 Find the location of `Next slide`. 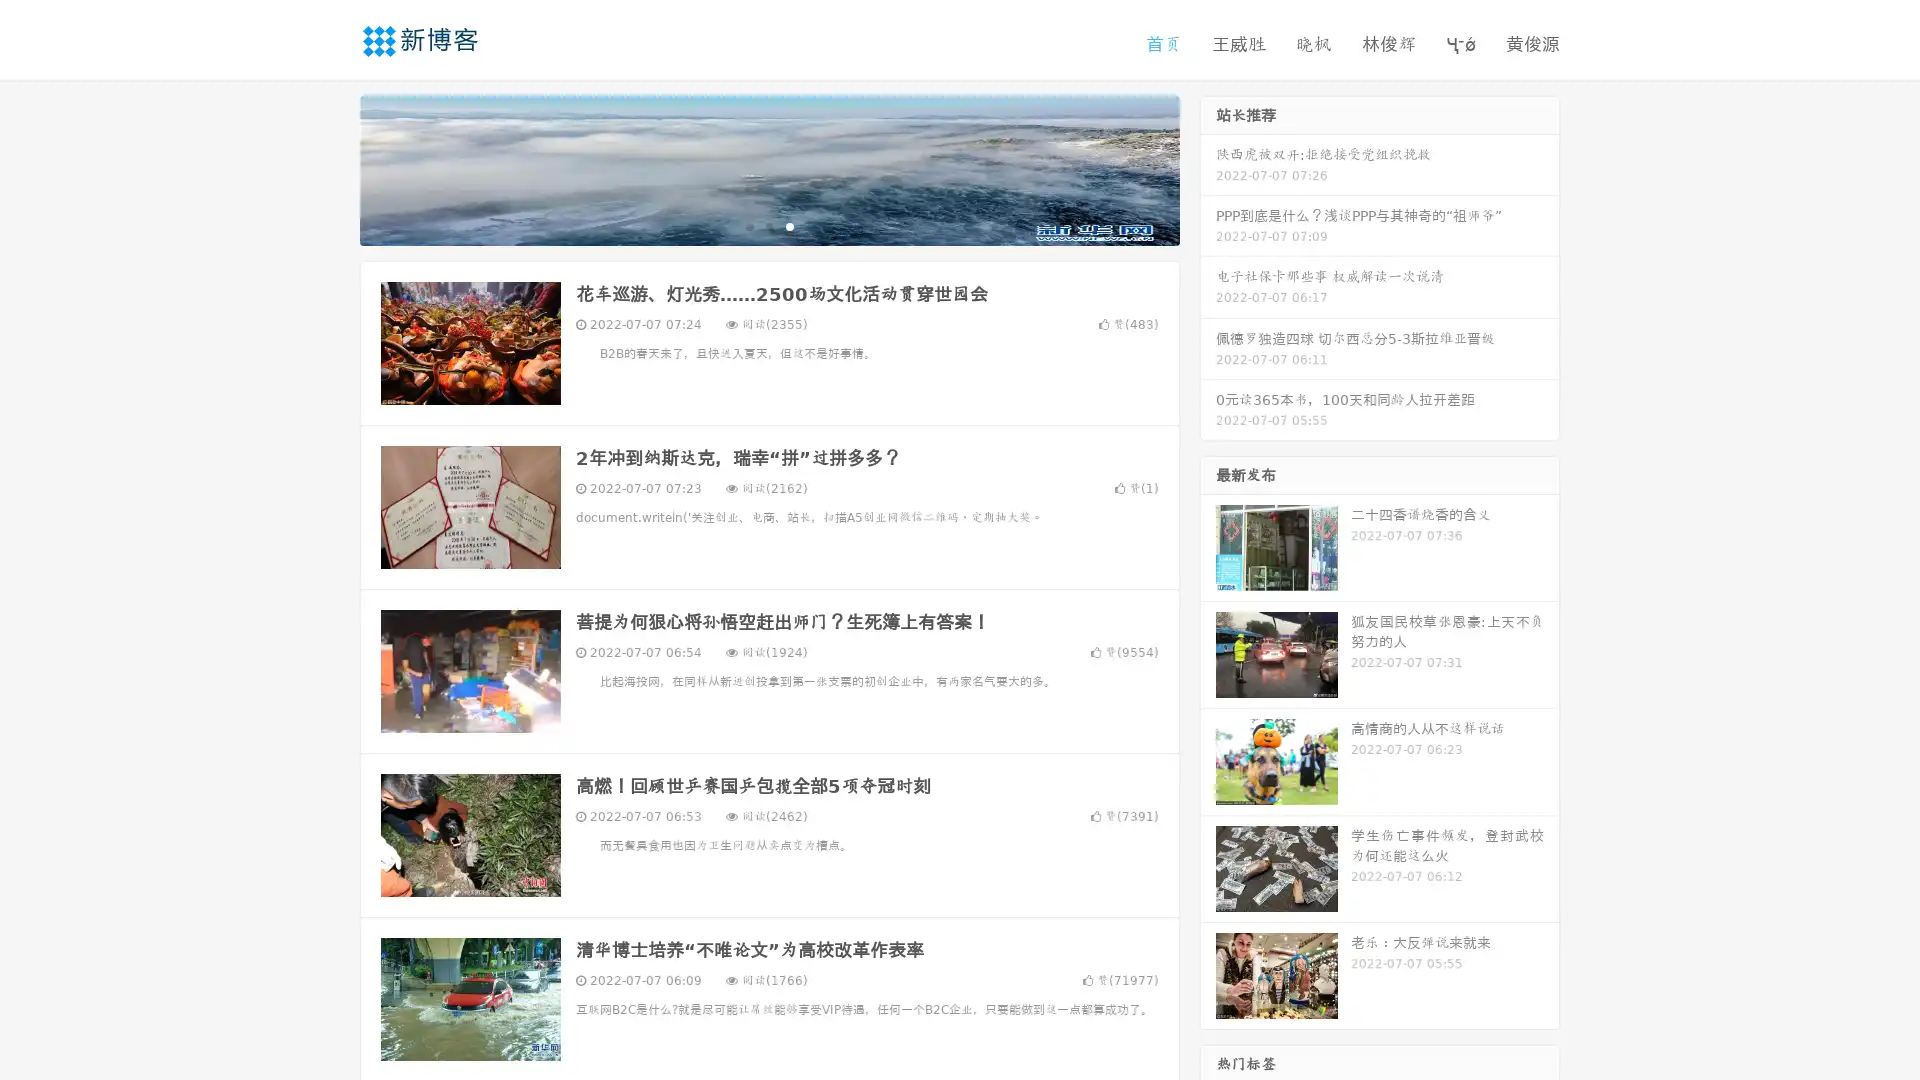

Next slide is located at coordinates (1208, 168).